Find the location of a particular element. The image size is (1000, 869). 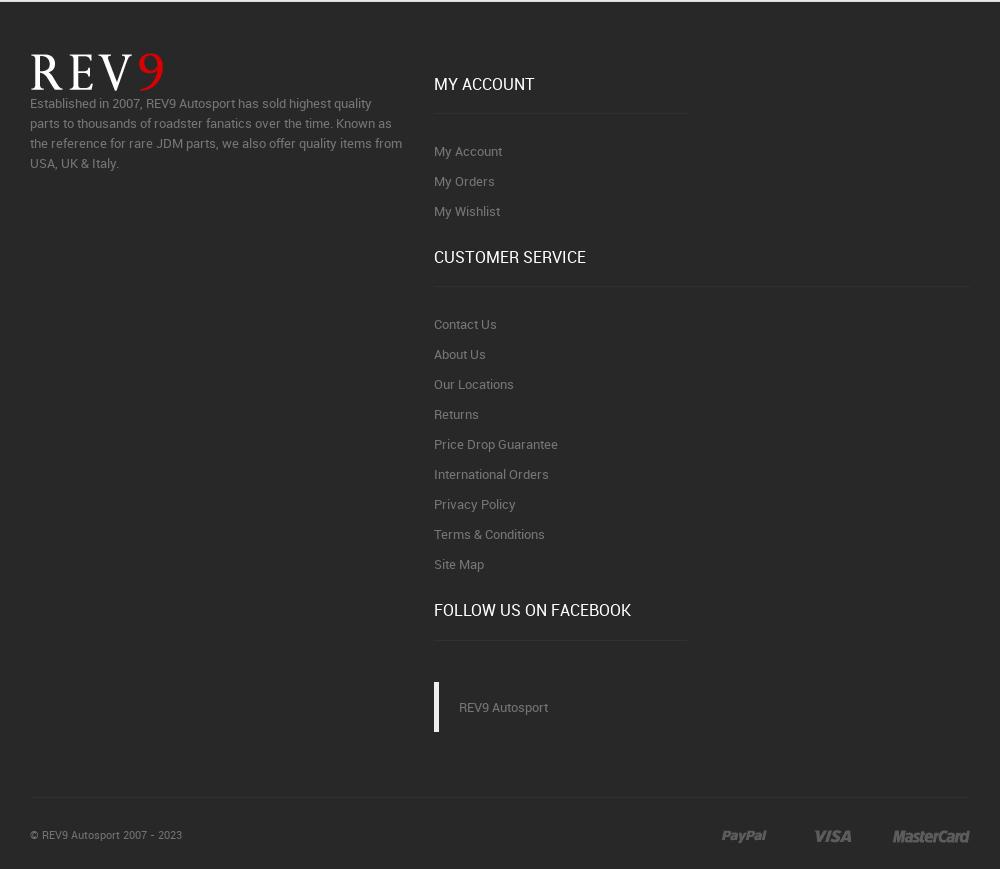

'REV9 Autosport' is located at coordinates (458, 705).